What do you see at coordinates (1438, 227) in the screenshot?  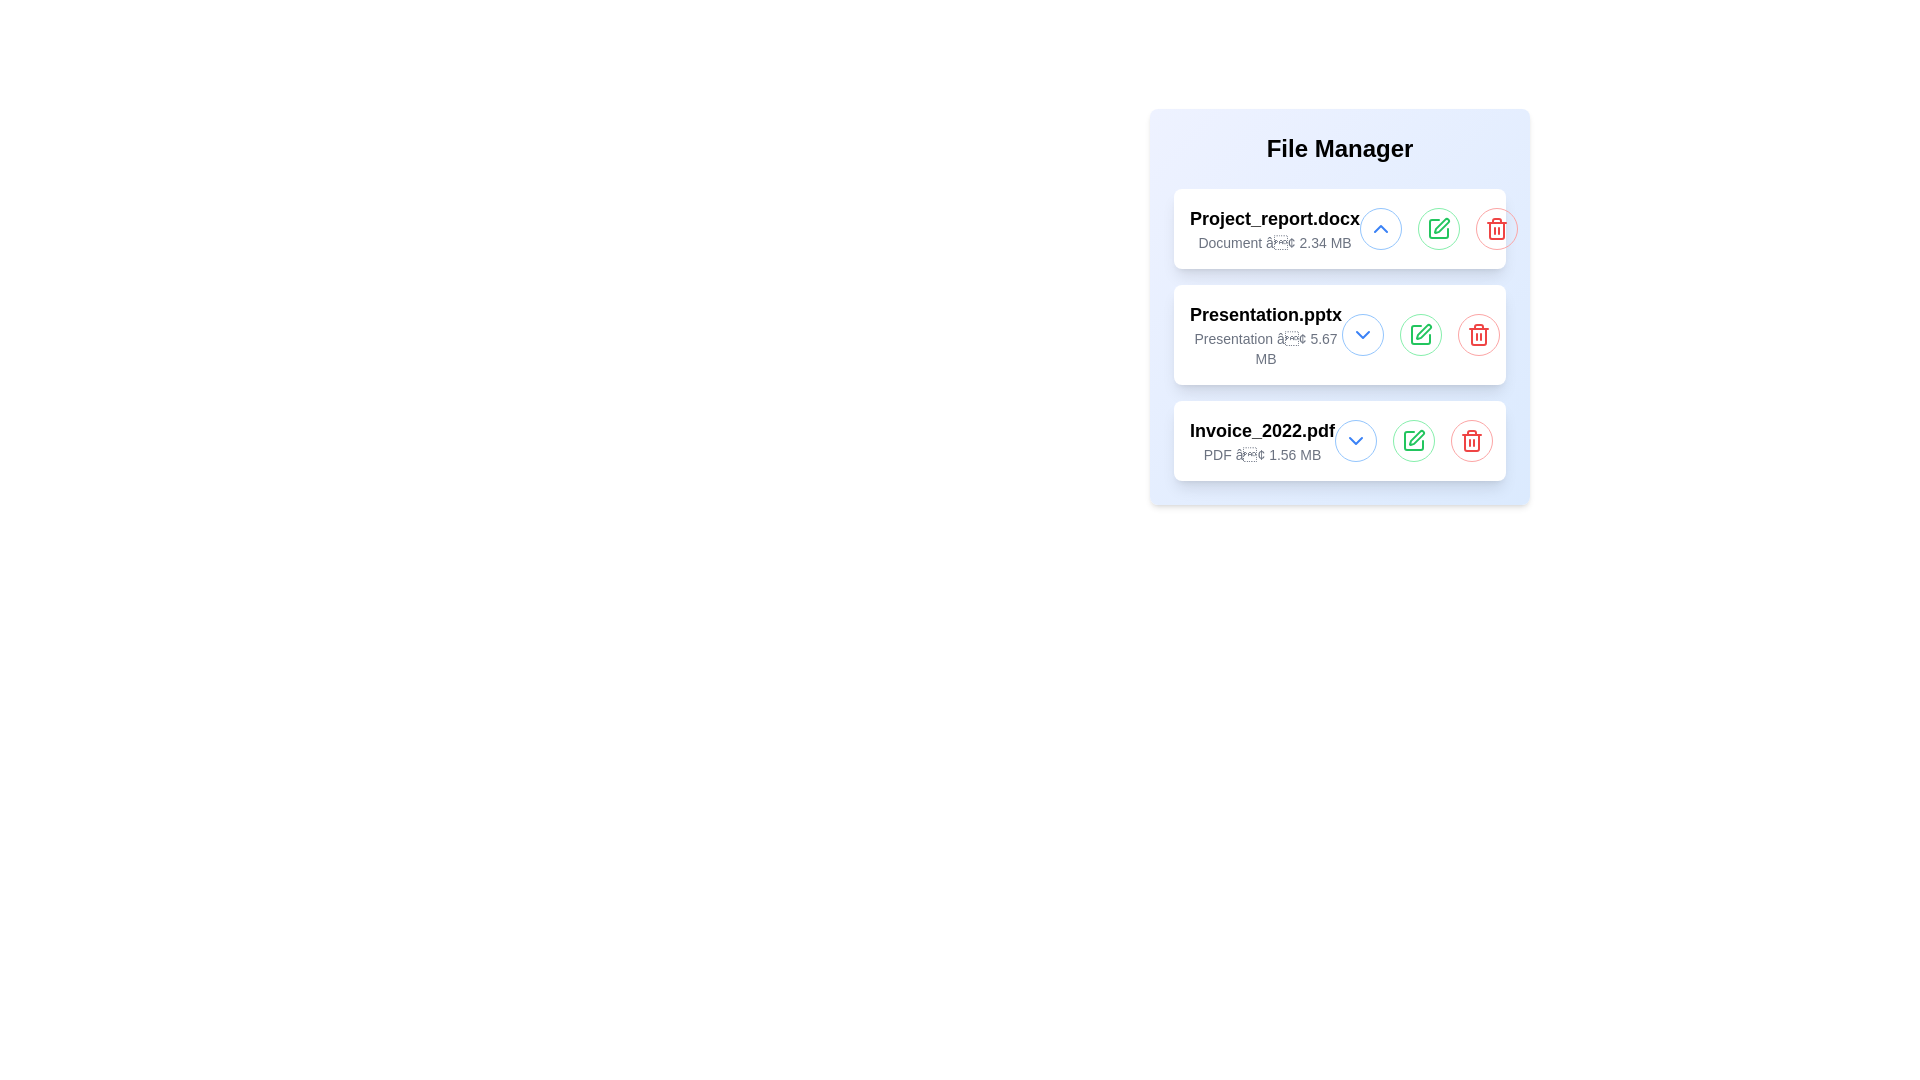 I see `edit button for the file named Project_report.docx` at bounding box center [1438, 227].